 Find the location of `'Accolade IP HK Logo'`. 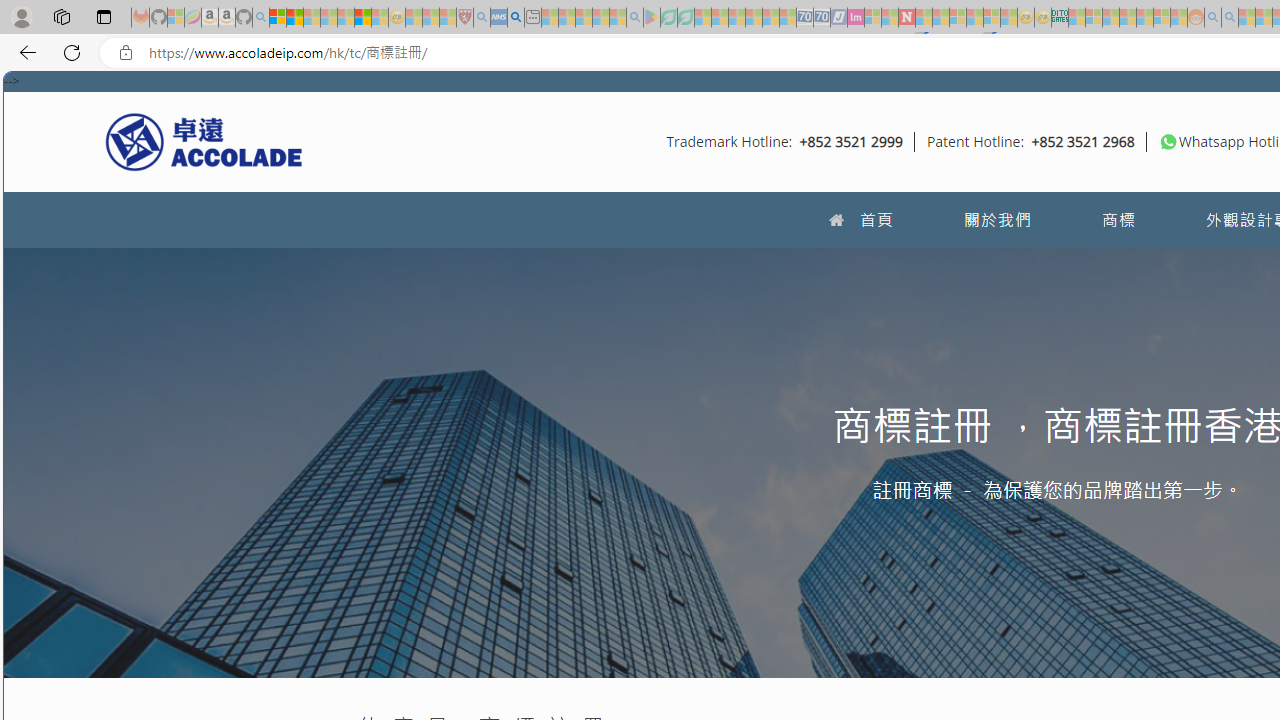

'Accolade IP HK Logo' is located at coordinates (204, 140).